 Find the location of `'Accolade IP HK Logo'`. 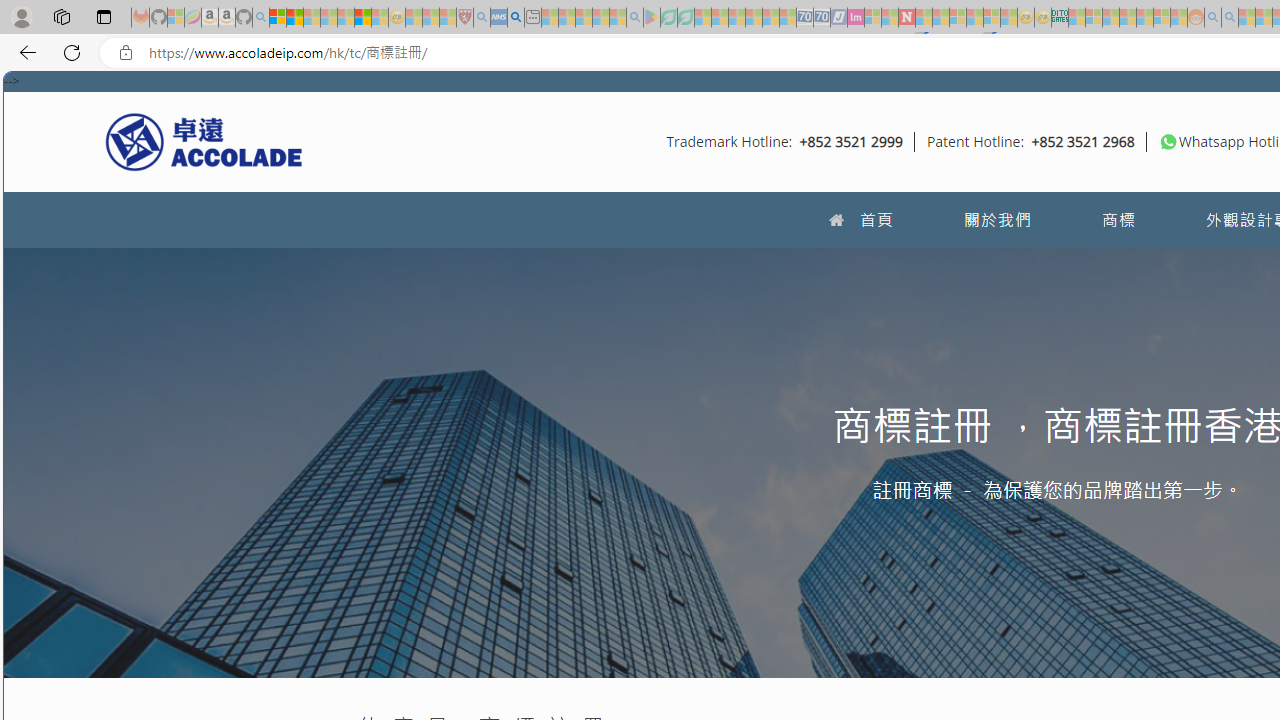

'Accolade IP HK Logo' is located at coordinates (204, 140).